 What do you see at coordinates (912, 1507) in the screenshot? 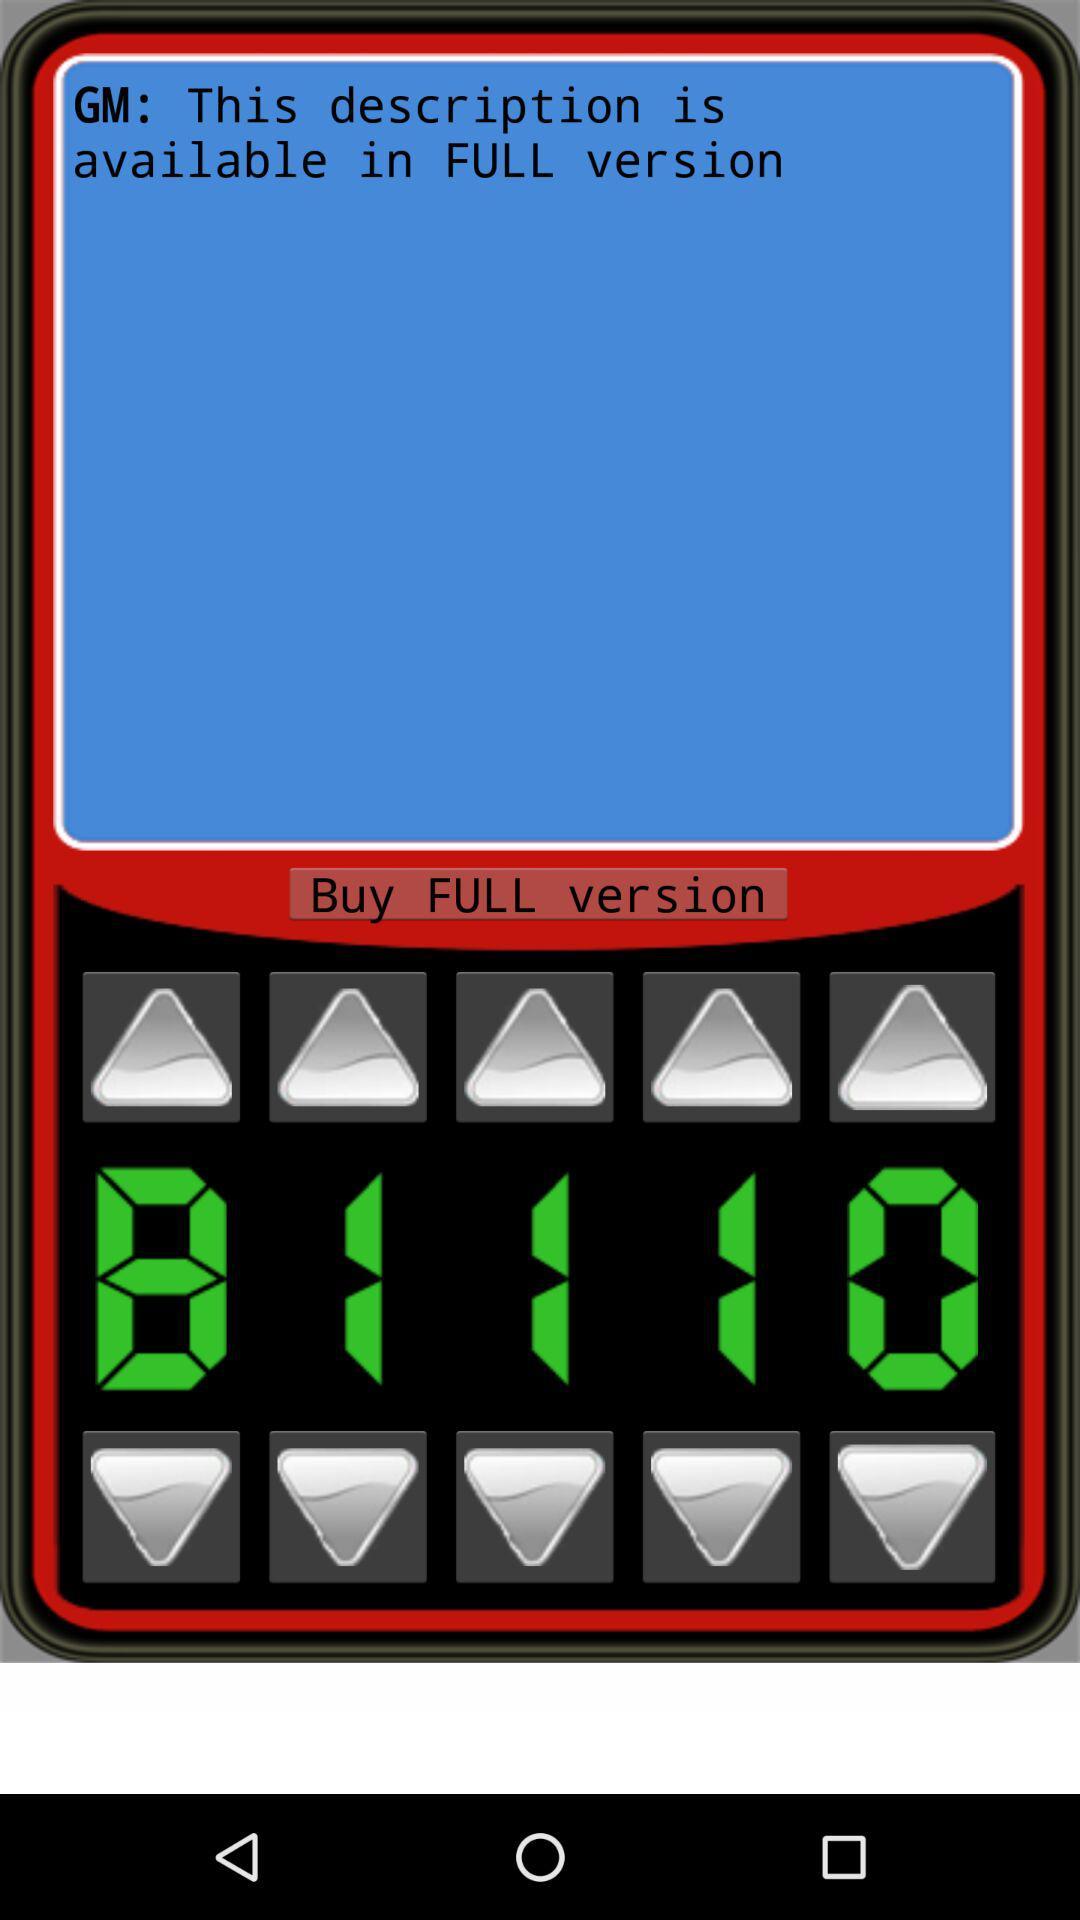
I see `switch down option` at bounding box center [912, 1507].